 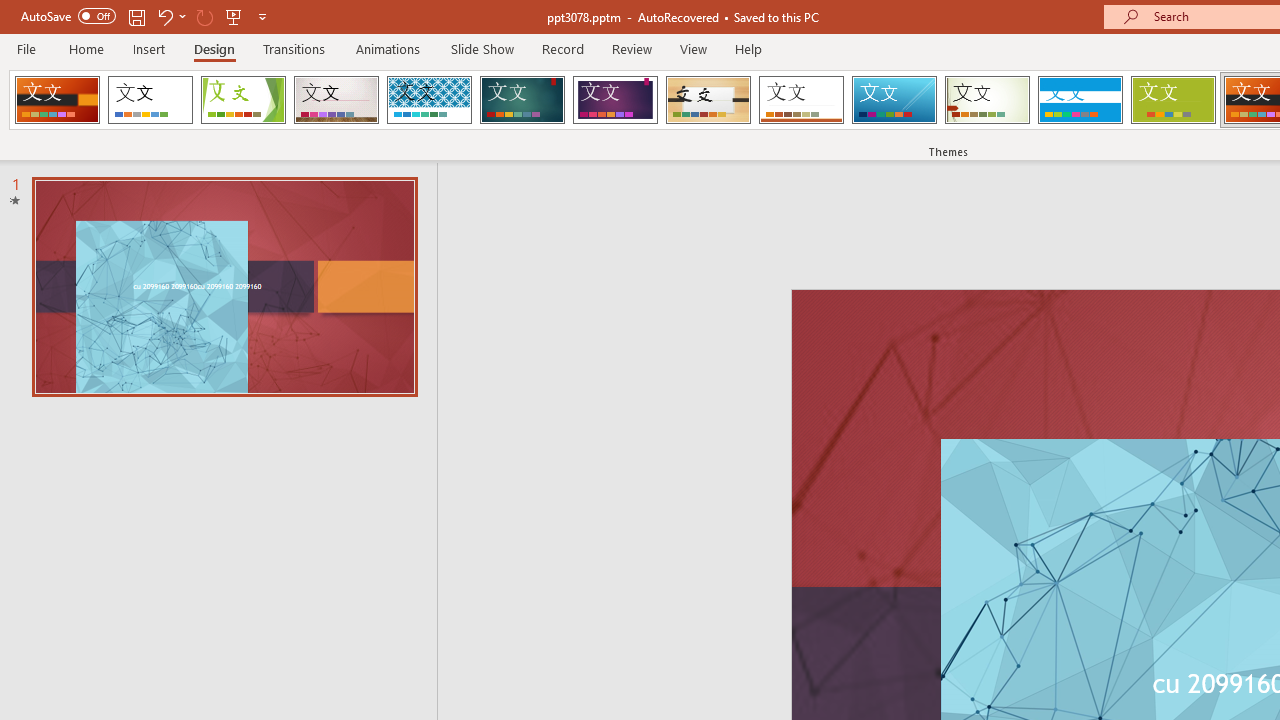 What do you see at coordinates (708, 100) in the screenshot?
I see `'Organic'` at bounding box center [708, 100].